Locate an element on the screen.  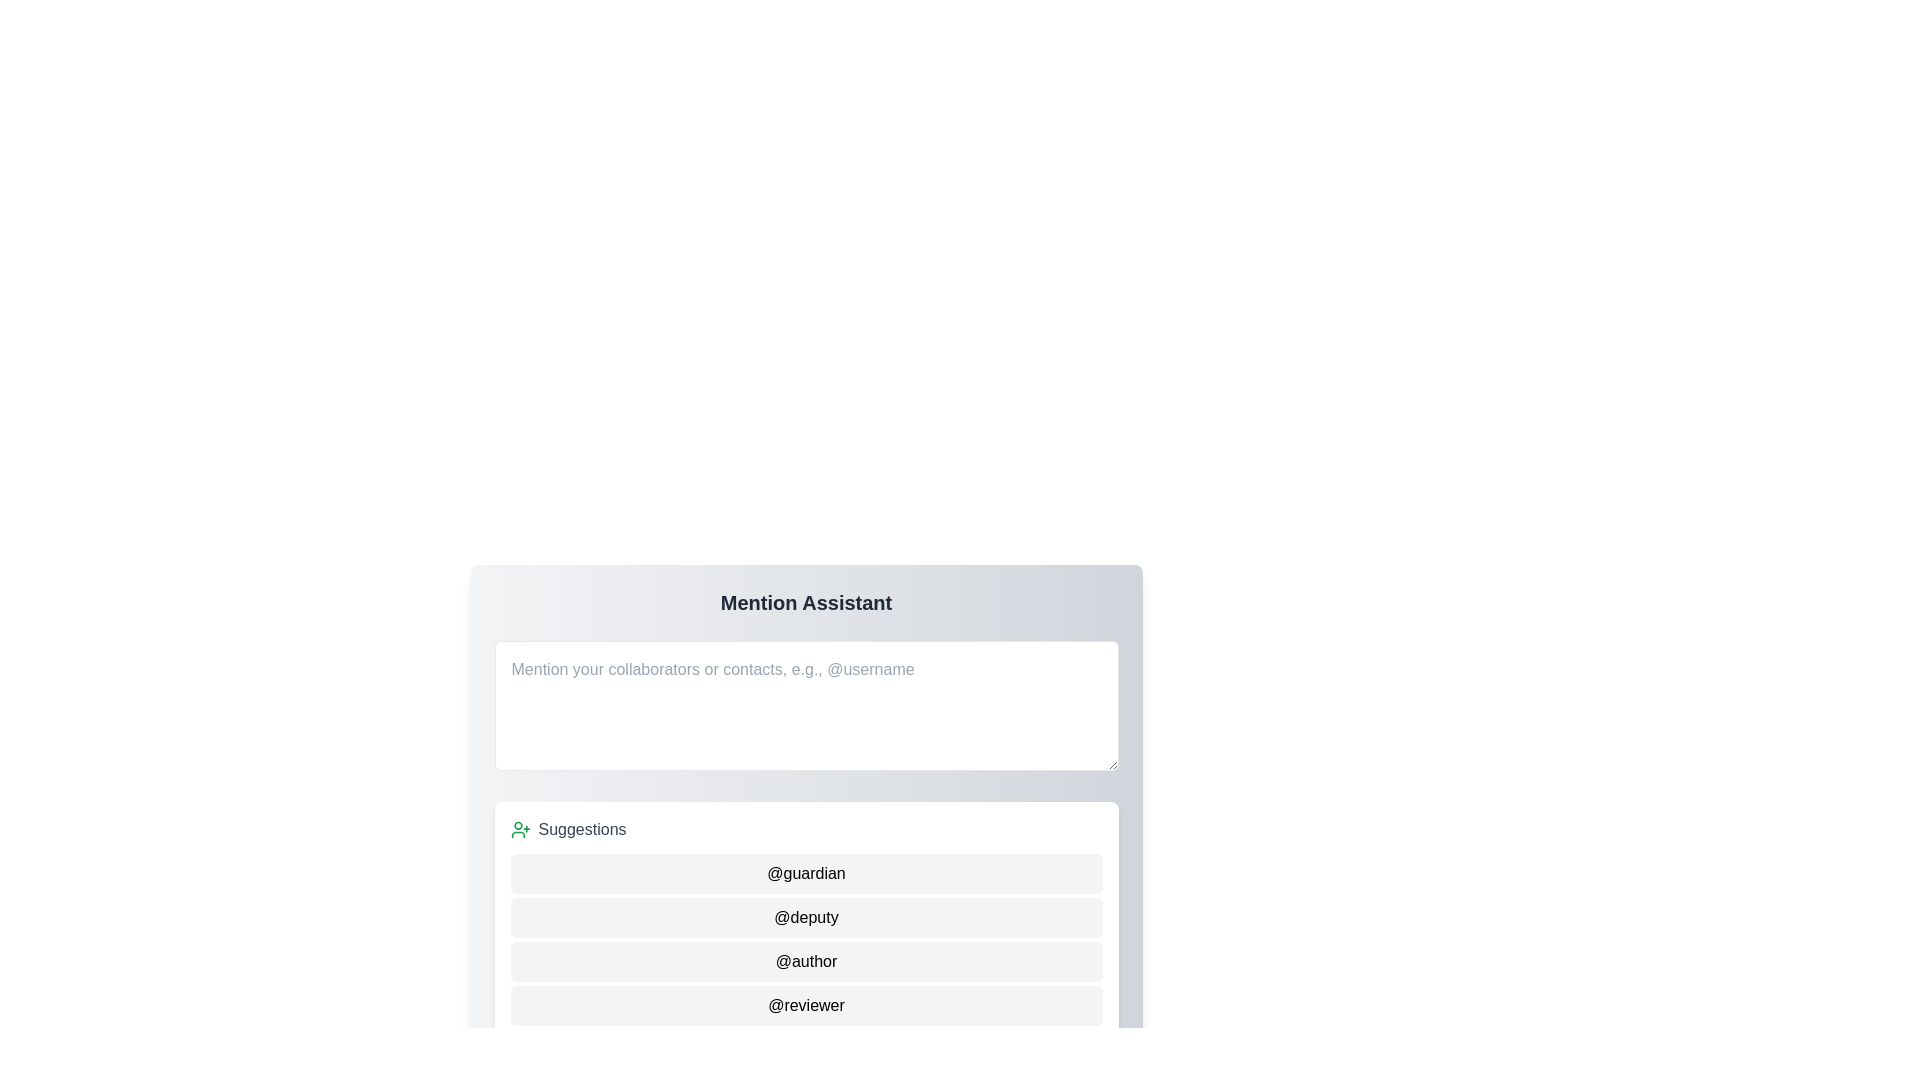
to select the '@author' option in the Suggestions section of the Mention Assistant interface is located at coordinates (806, 960).